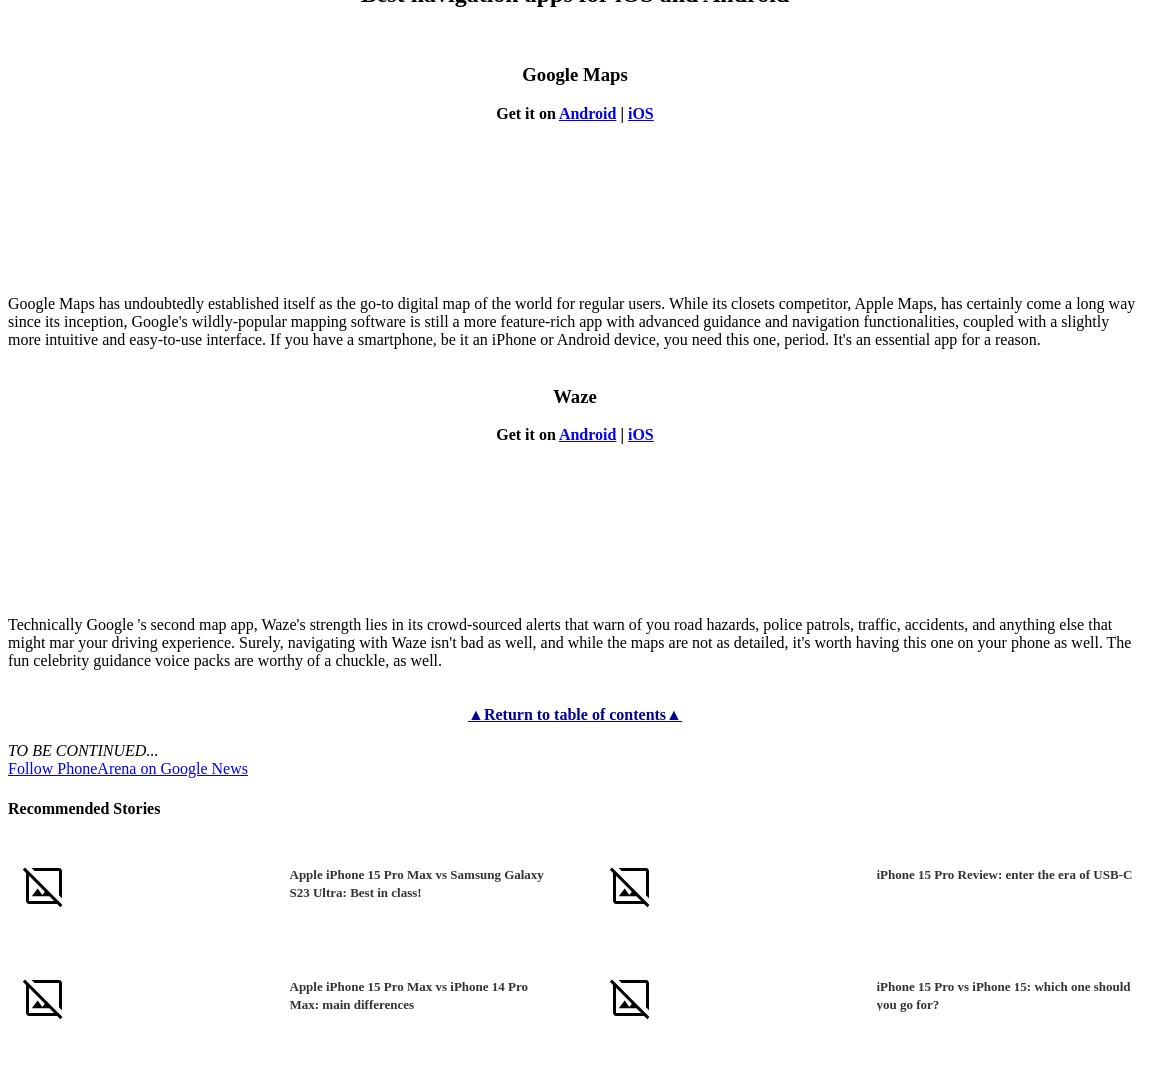 The width and height of the screenshot is (1150, 1076). I want to click on 'Waze', so click(553, 394).